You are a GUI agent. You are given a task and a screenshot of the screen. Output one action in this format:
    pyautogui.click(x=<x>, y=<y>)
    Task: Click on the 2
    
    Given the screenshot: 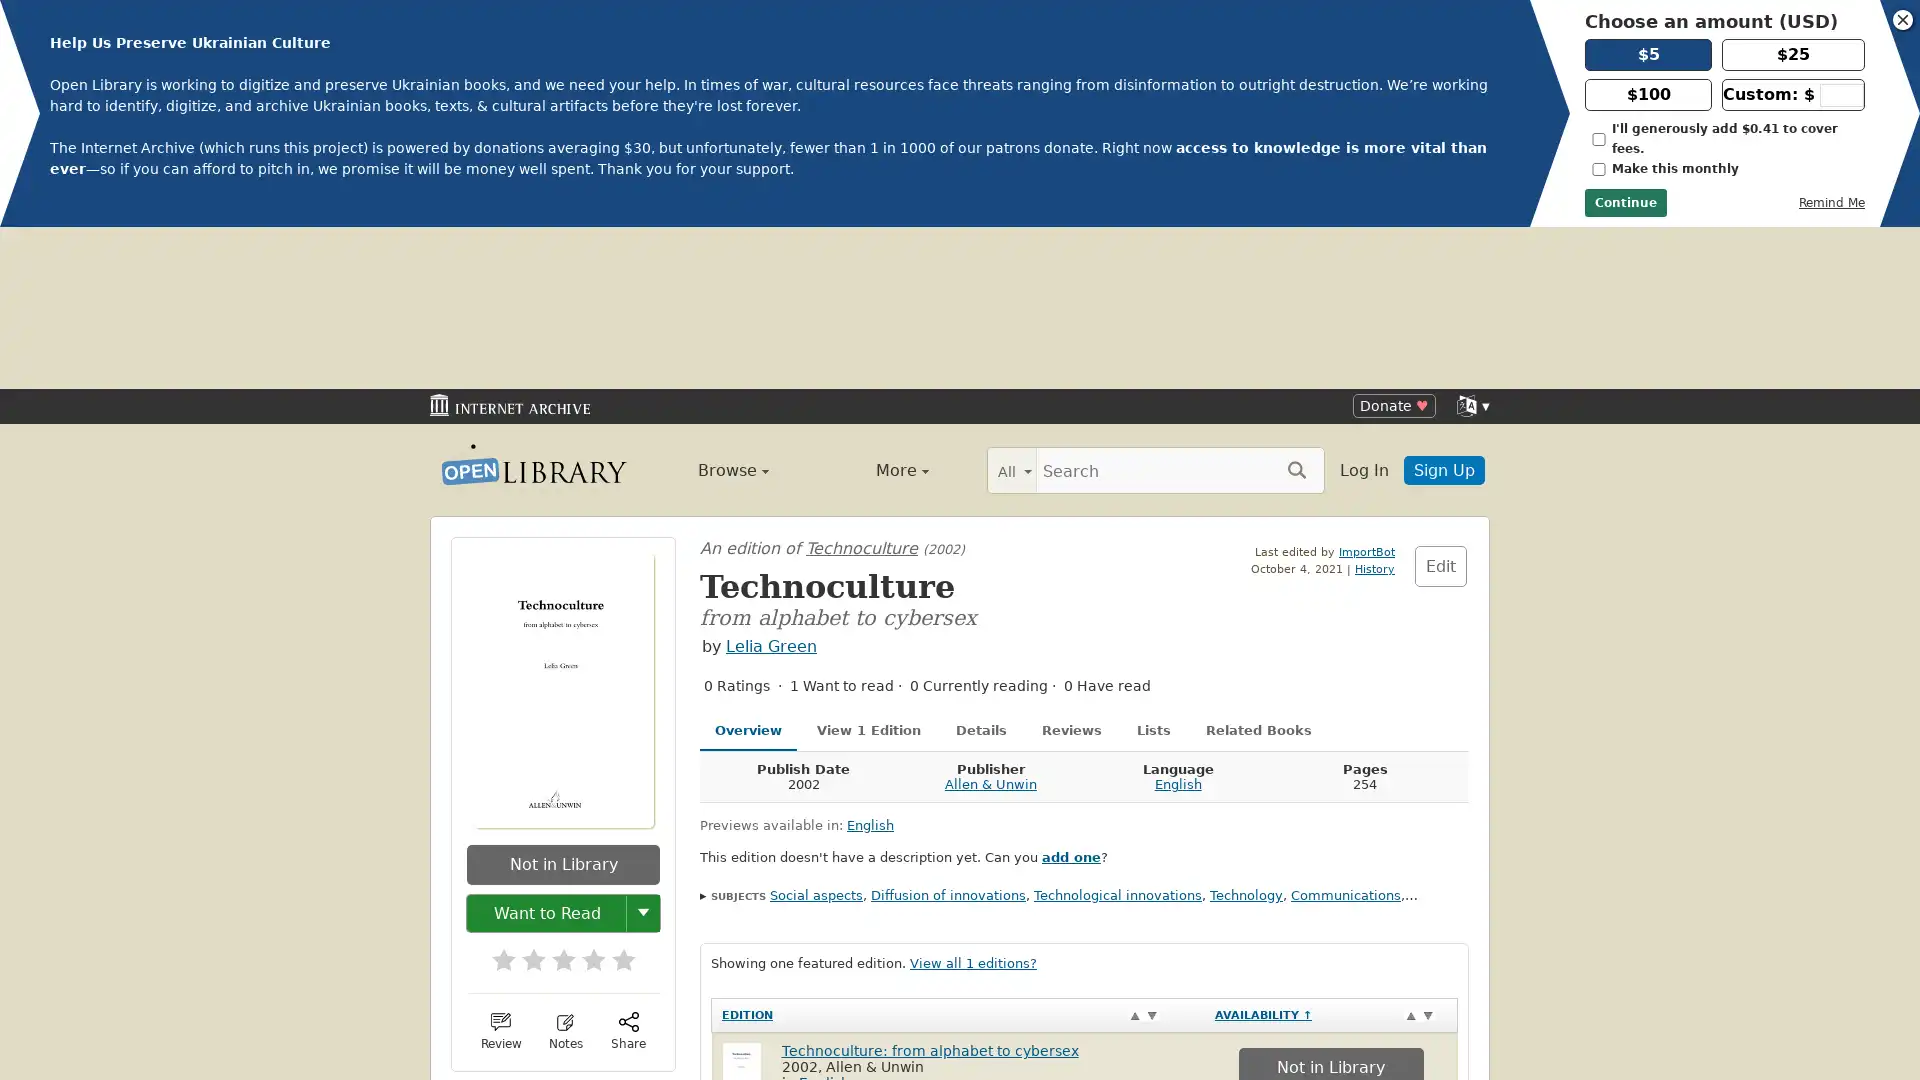 What is the action you would take?
    pyautogui.click(x=523, y=790)
    